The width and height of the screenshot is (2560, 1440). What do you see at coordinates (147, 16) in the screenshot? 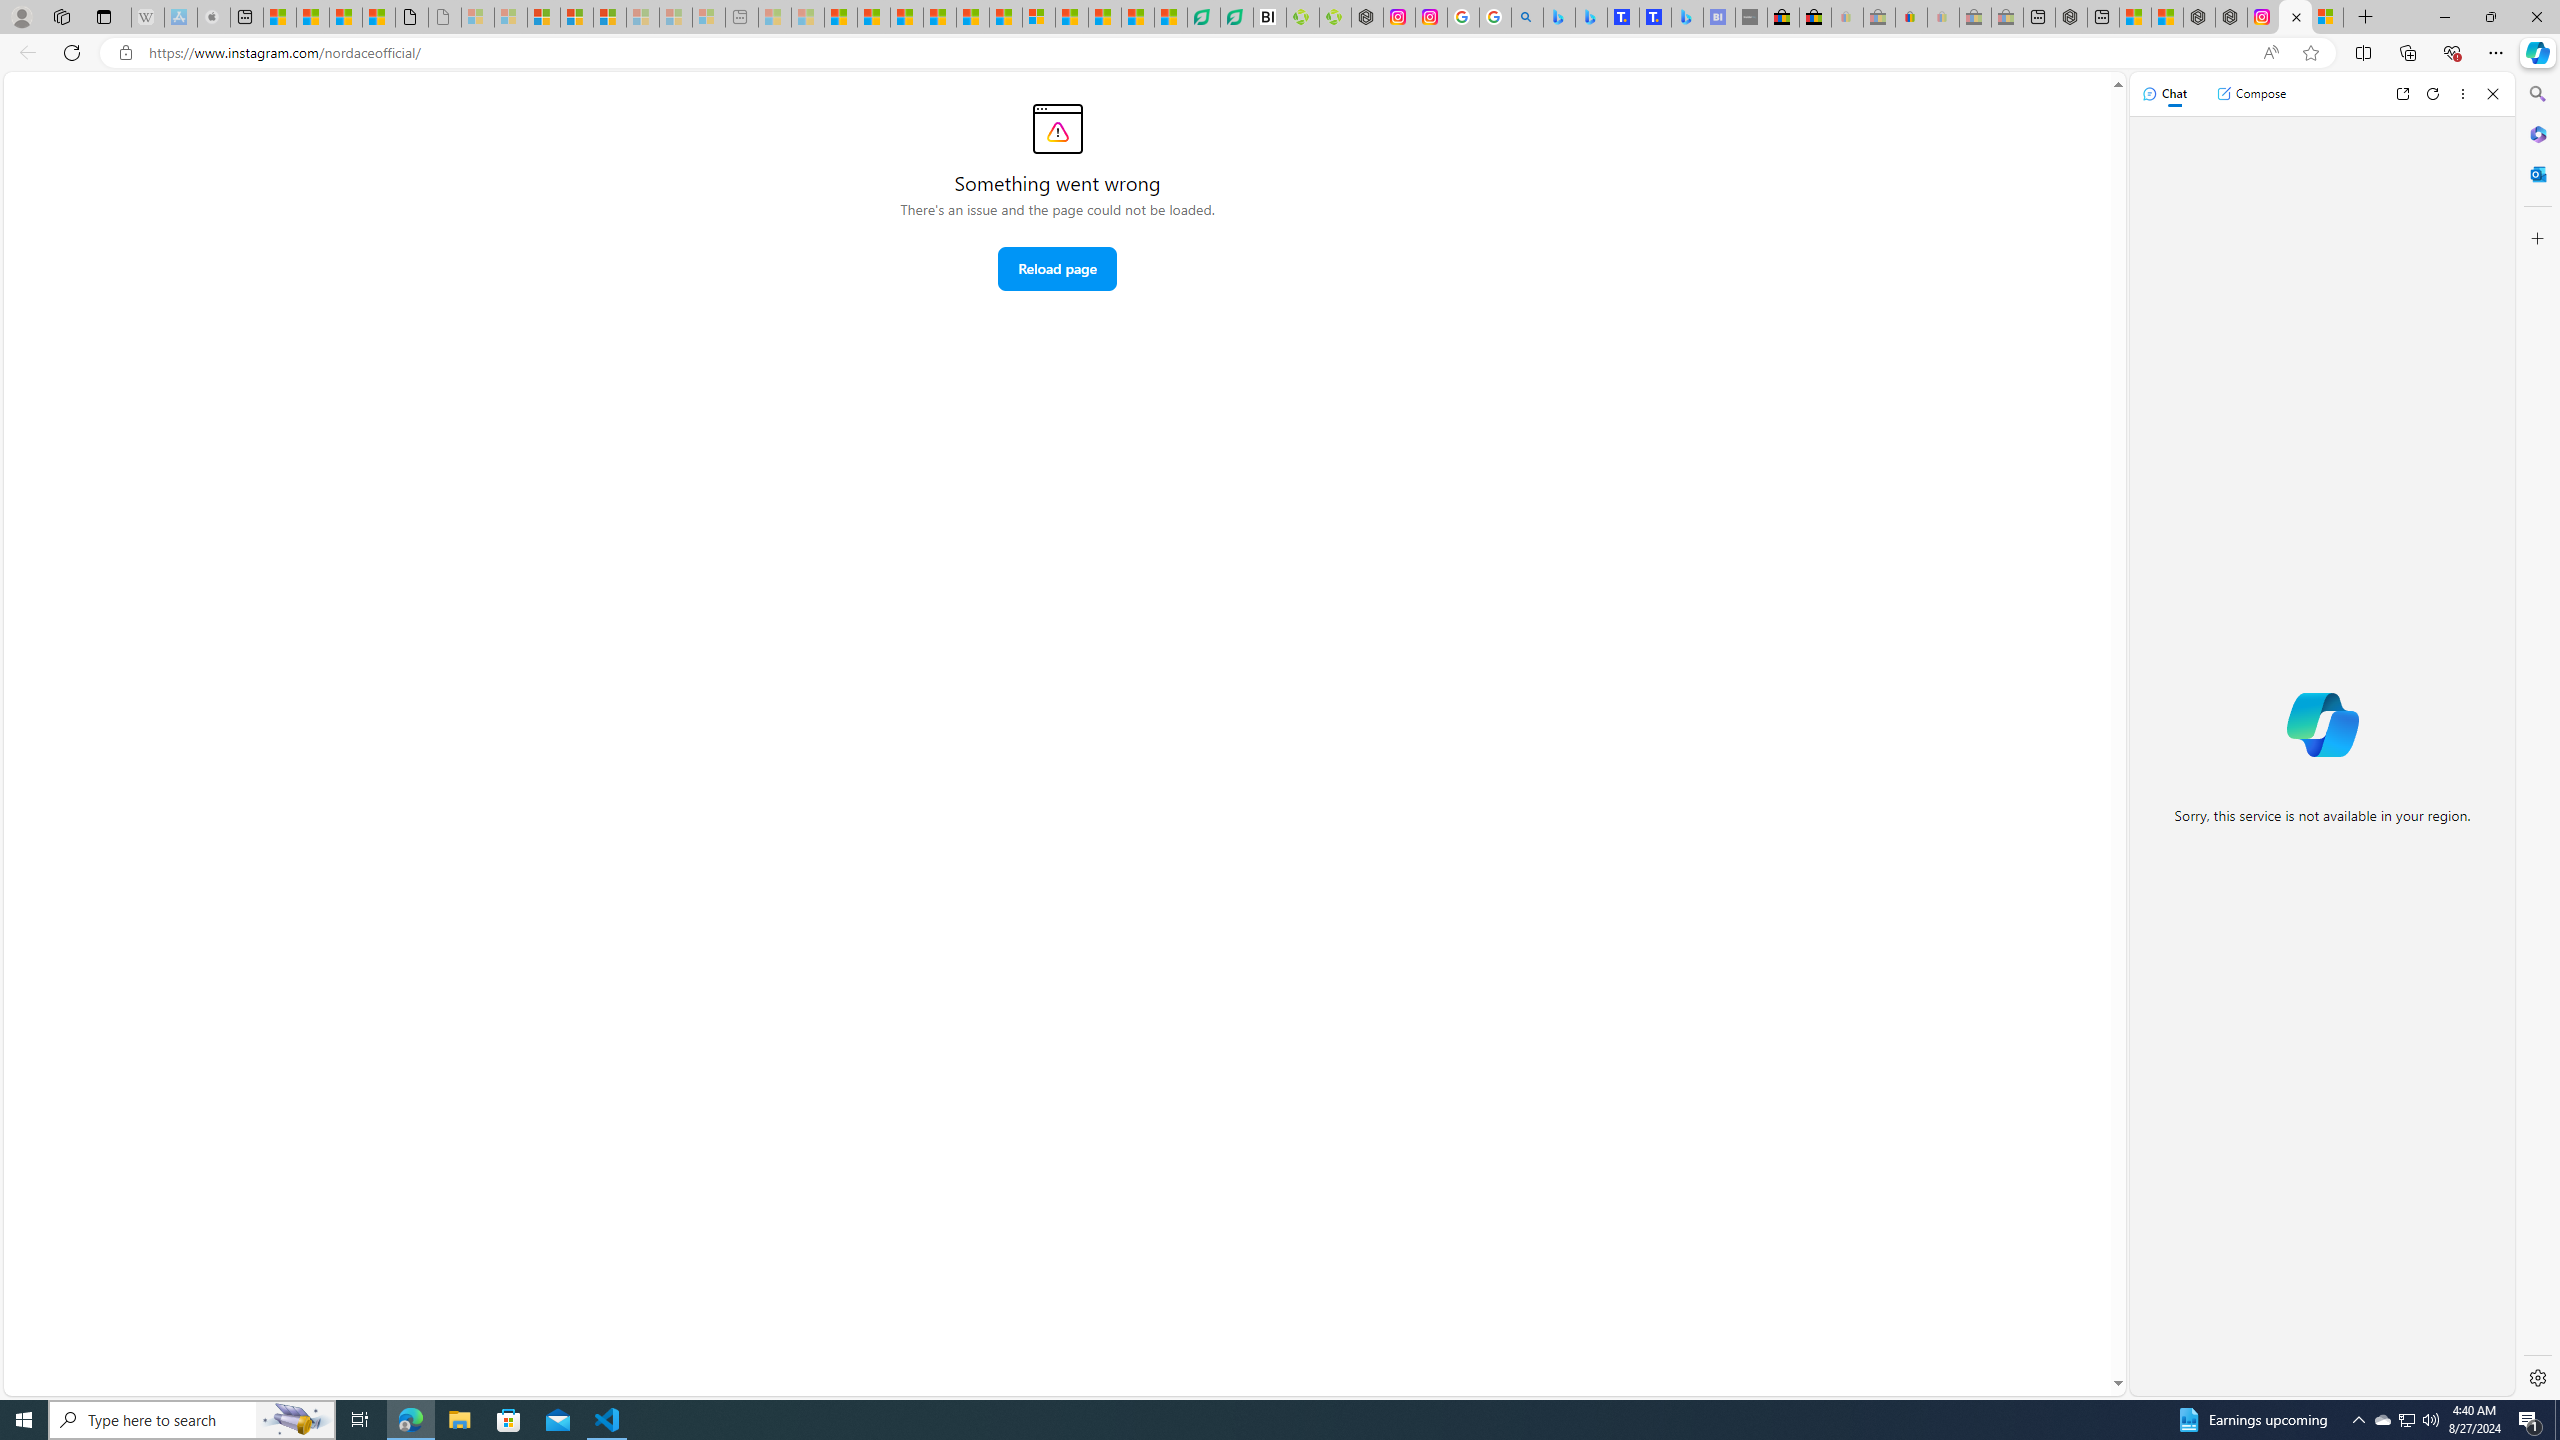
I see `'Wikipedia - Sleeping'` at bounding box center [147, 16].